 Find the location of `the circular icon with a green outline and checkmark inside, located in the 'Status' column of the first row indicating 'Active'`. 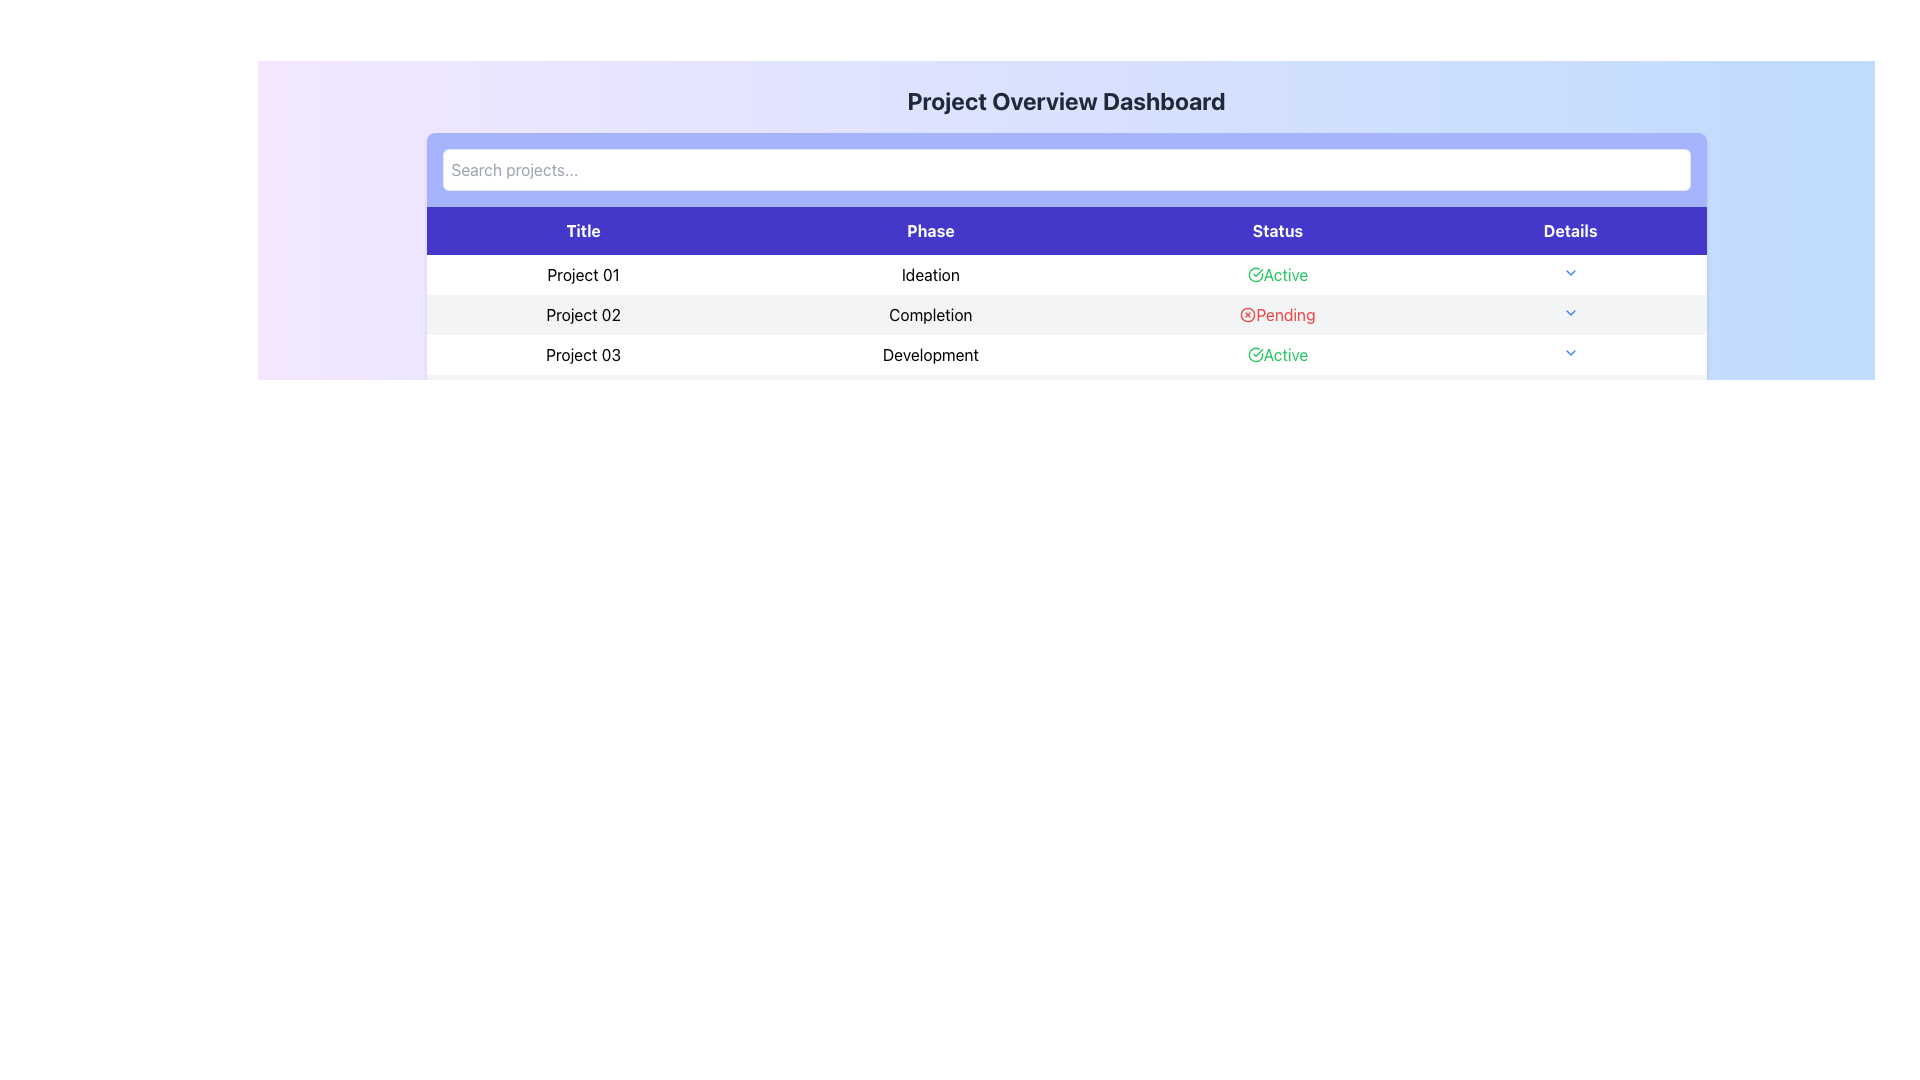

the circular icon with a green outline and checkmark inside, located in the 'Status' column of the first row indicating 'Active' is located at coordinates (1254, 274).